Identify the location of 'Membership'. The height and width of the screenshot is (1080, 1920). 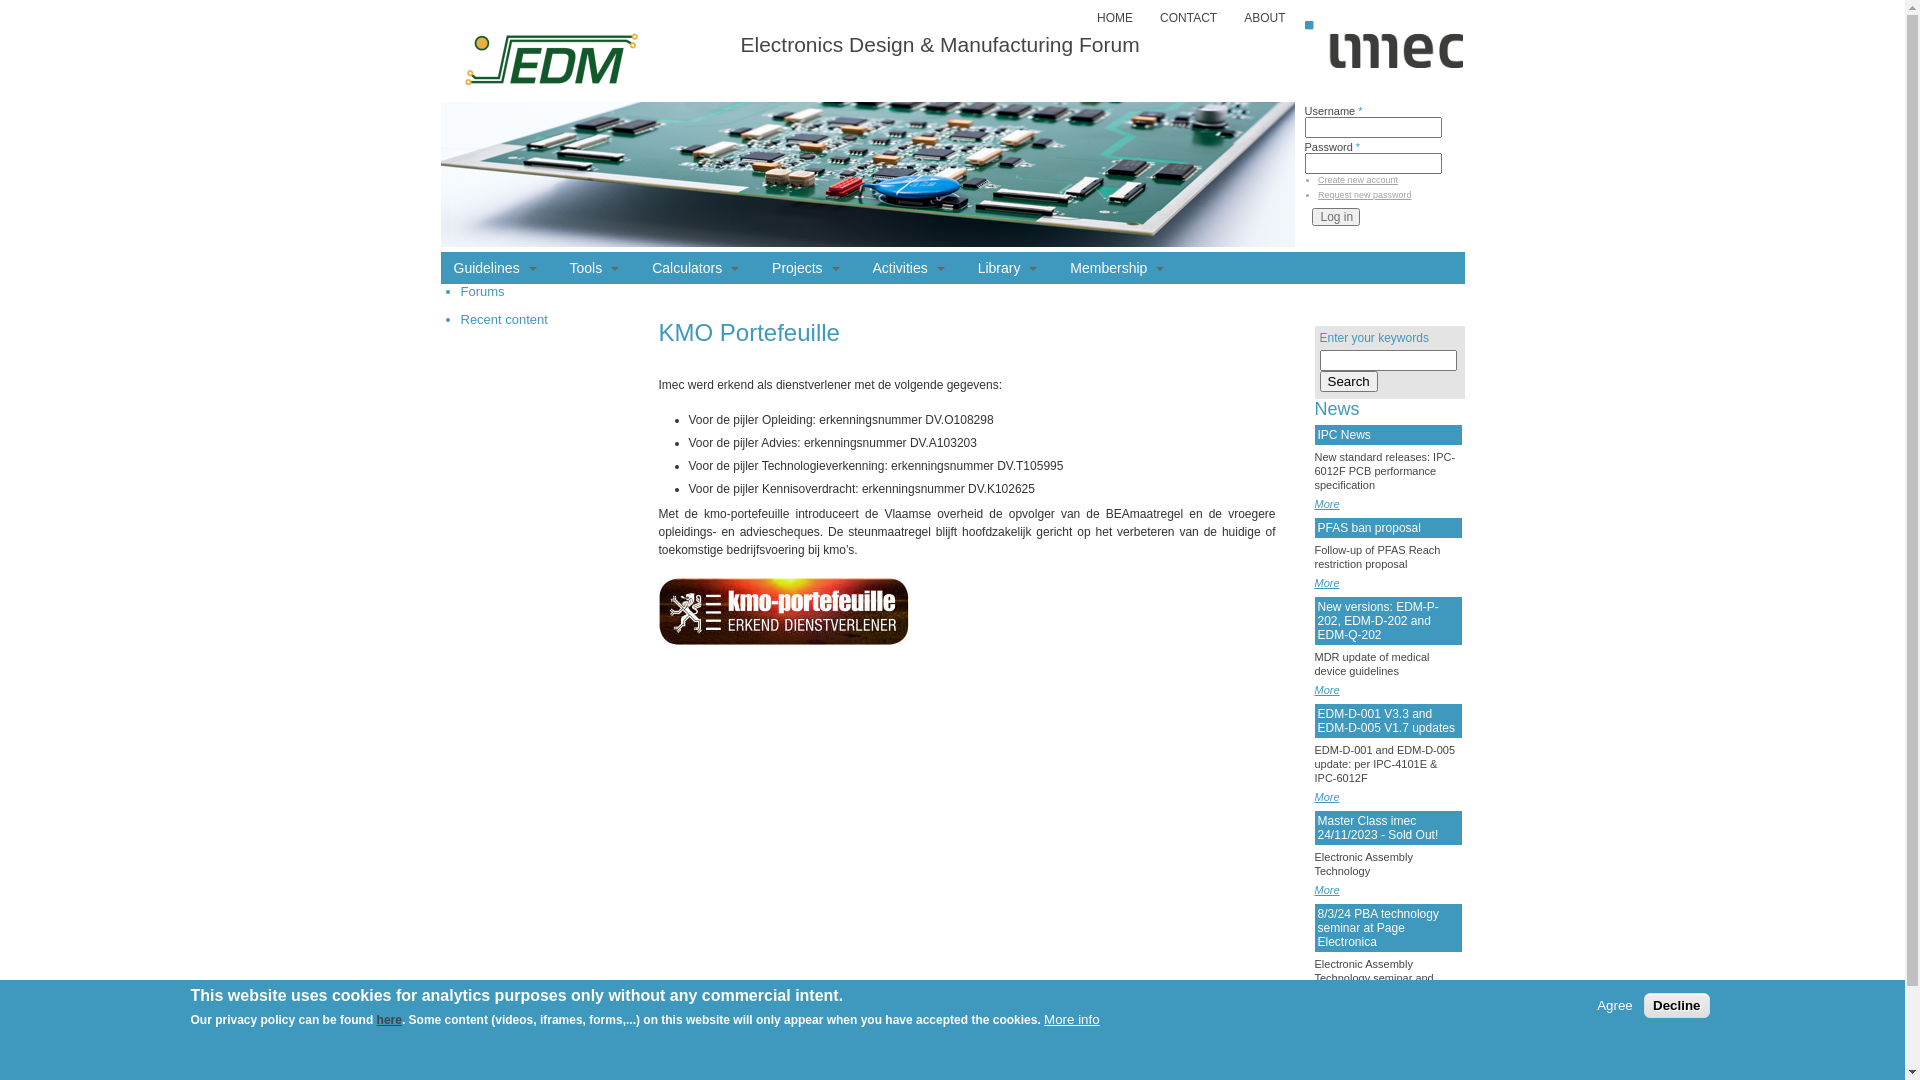
(1116, 266).